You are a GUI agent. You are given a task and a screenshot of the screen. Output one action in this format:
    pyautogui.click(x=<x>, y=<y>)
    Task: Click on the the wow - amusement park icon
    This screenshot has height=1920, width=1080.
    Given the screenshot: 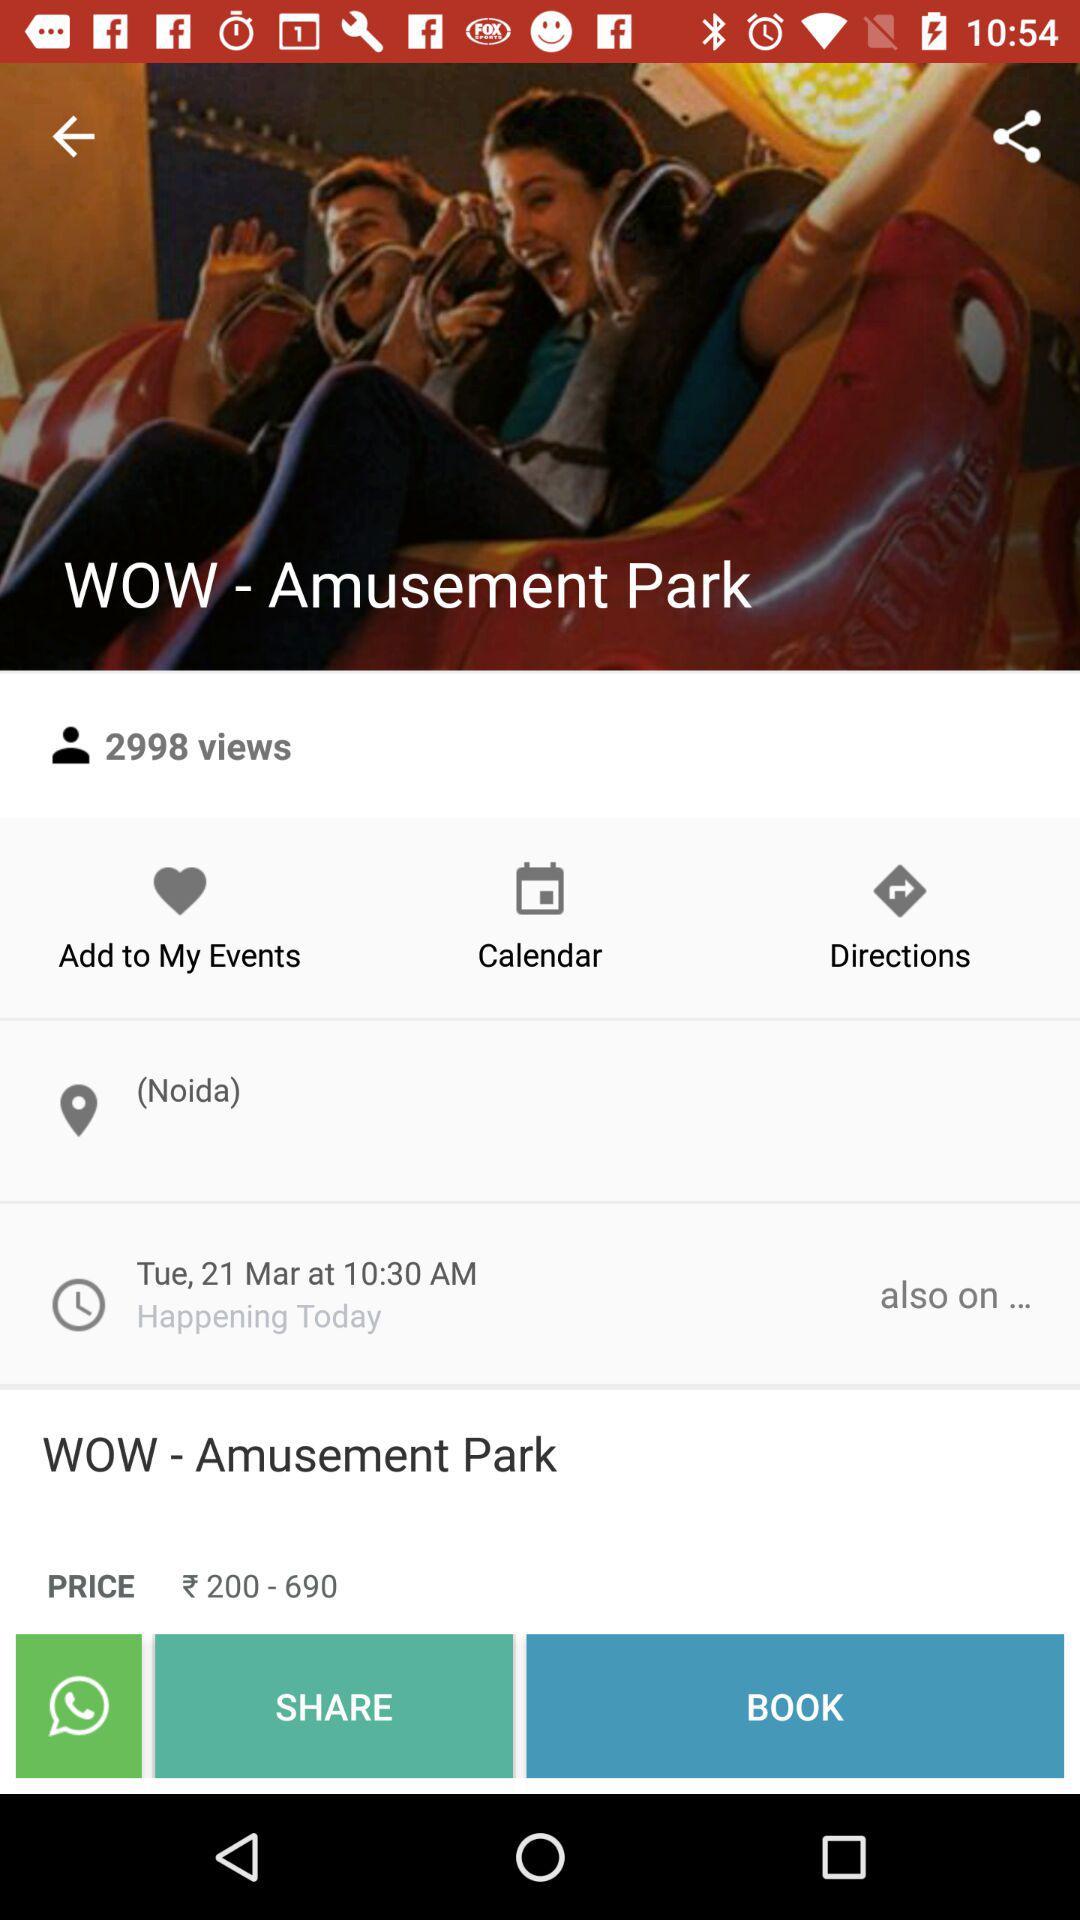 What is the action you would take?
    pyautogui.click(x=540, y=1453)
    